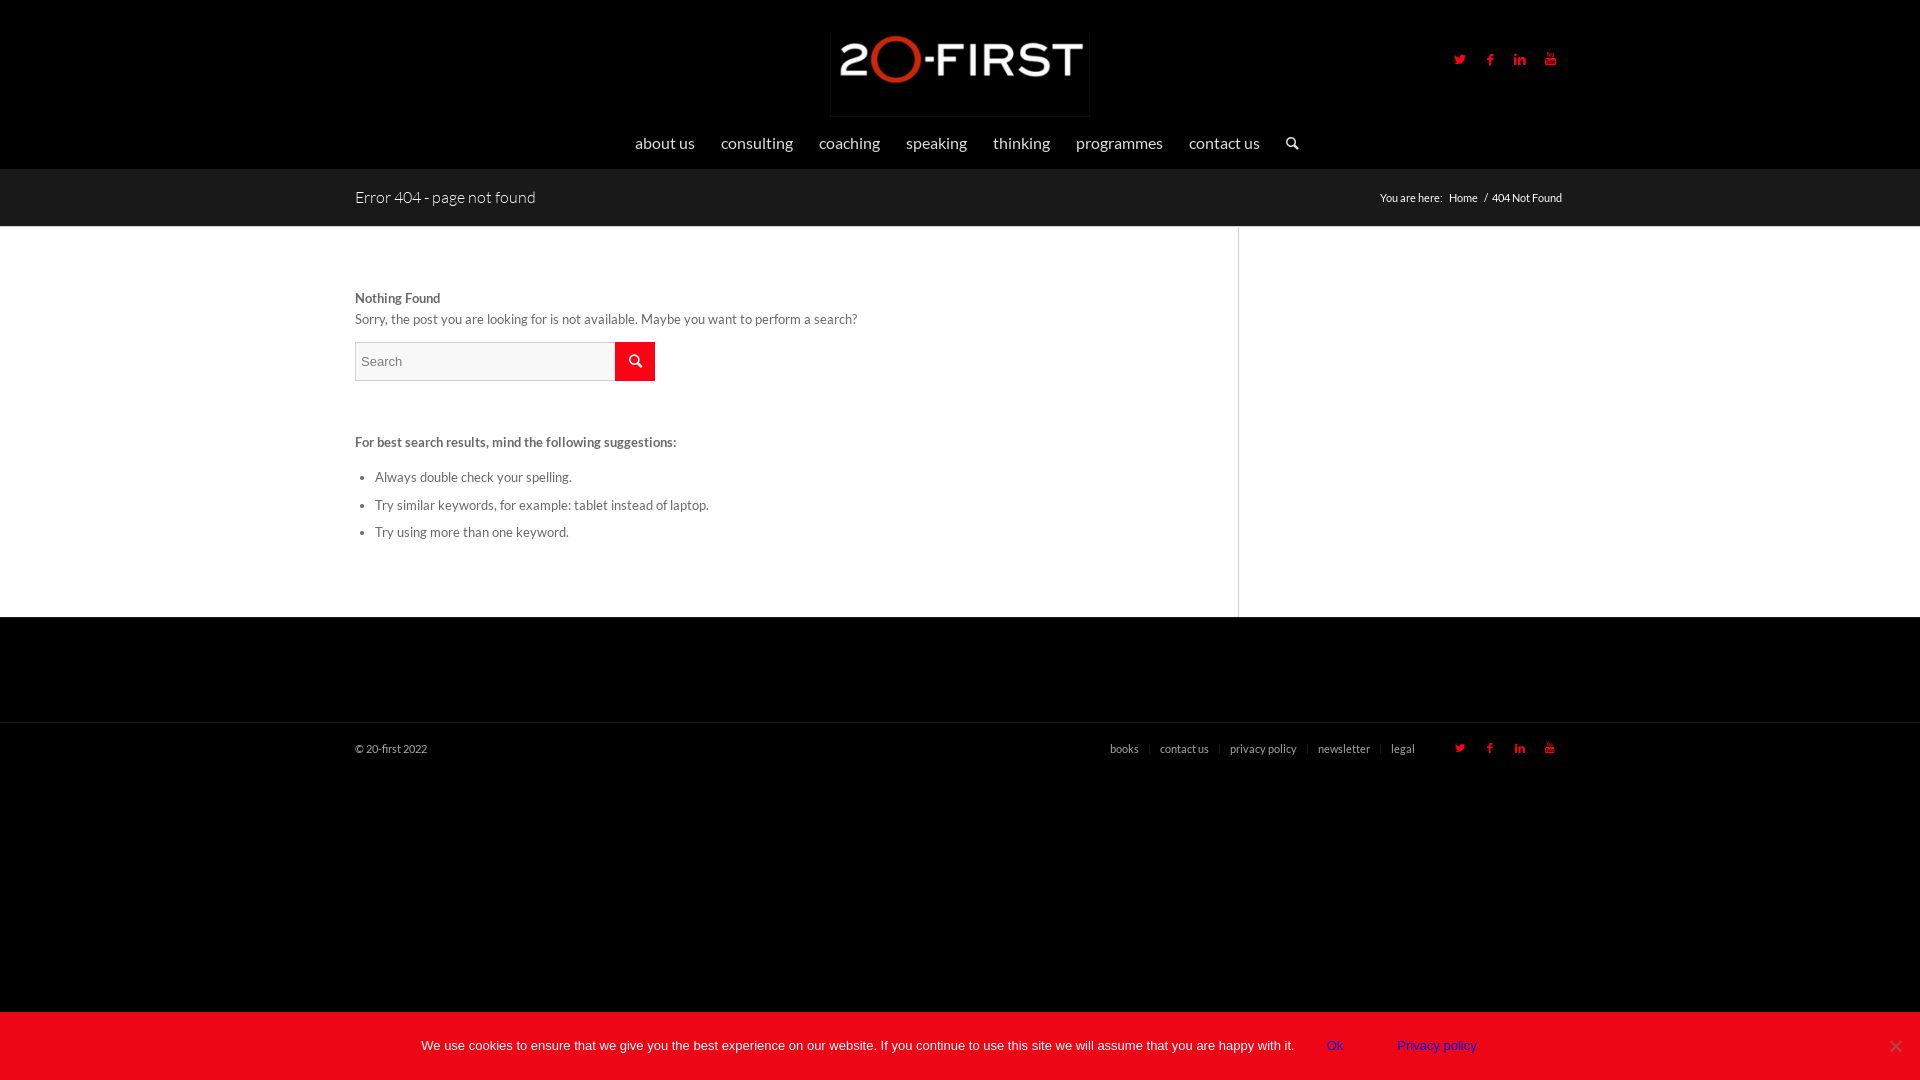 The width and height of the screenshot is (1920, 1080). Describe the element at coordinates (849, 141) in the screenshot. I see `'coaching'` at that location.